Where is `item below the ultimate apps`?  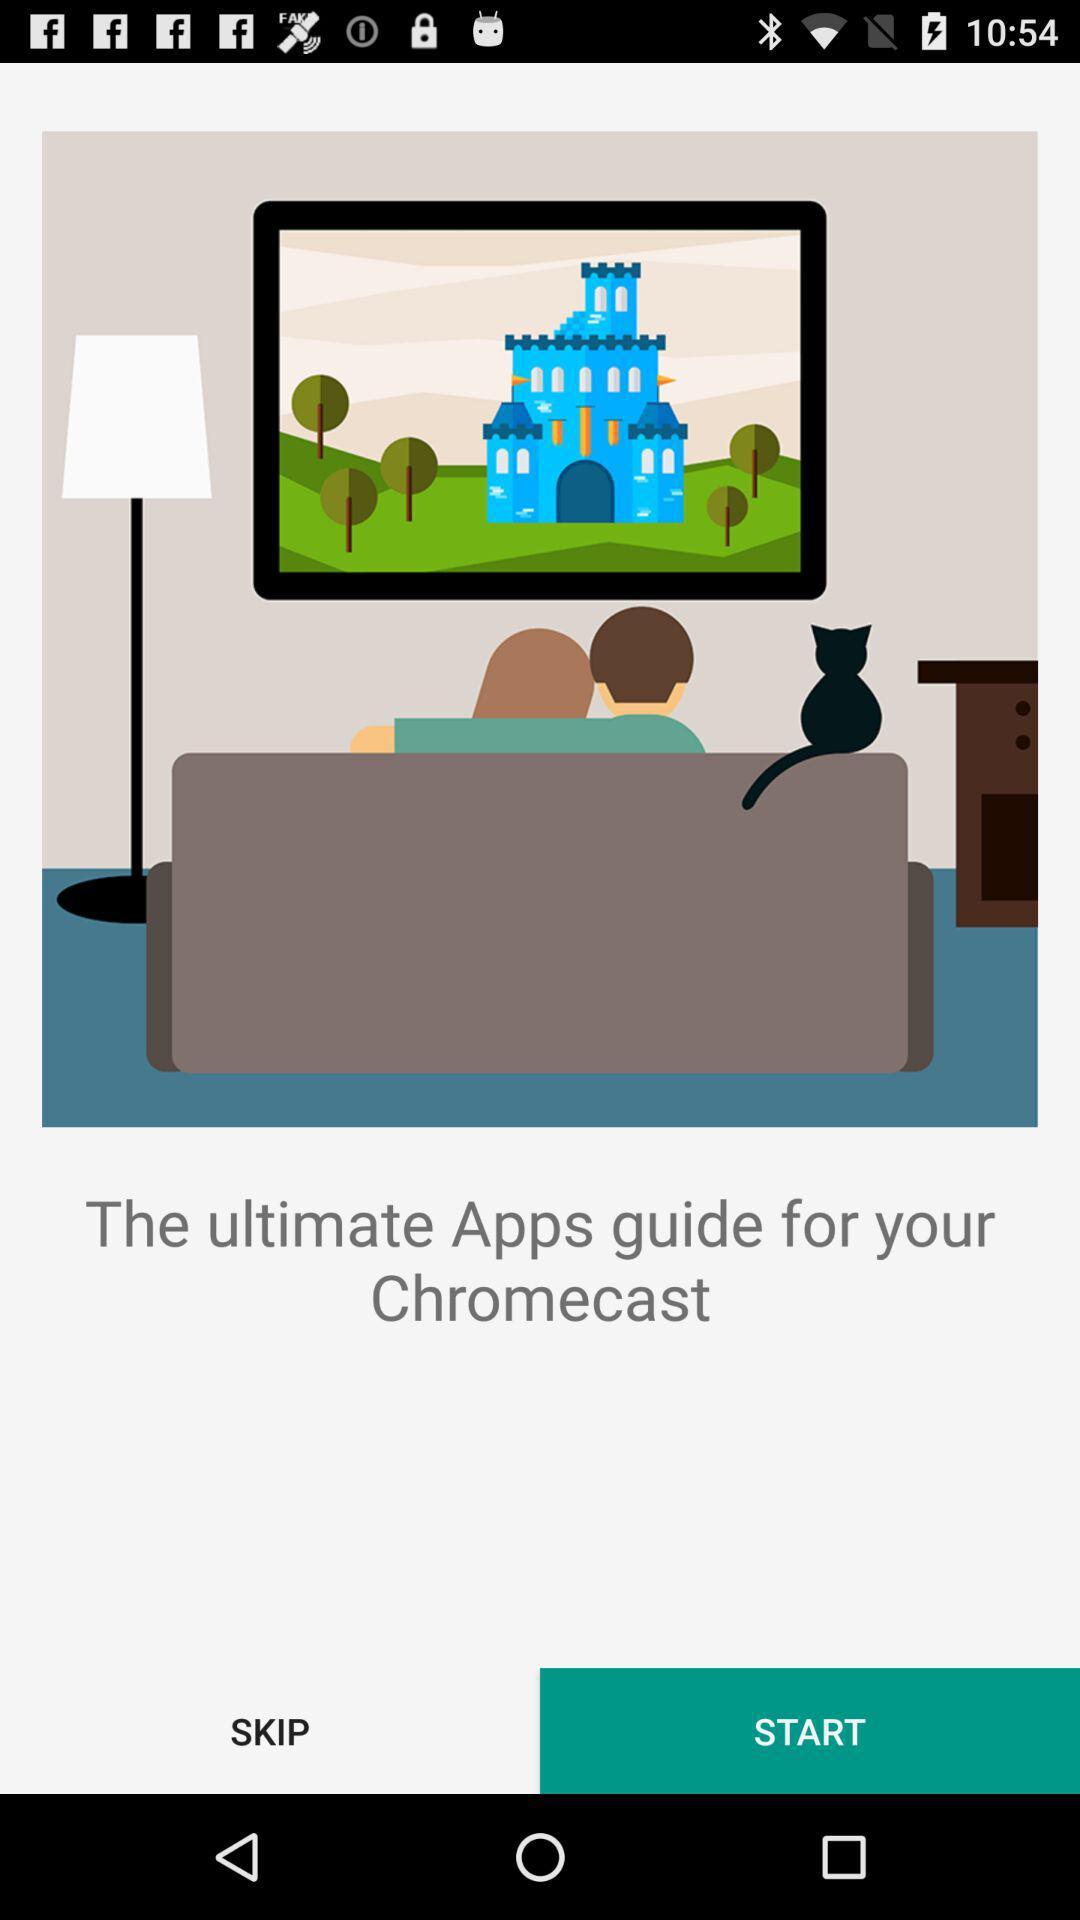 item below the ultimate apps is located at coordinates (270, 1730).